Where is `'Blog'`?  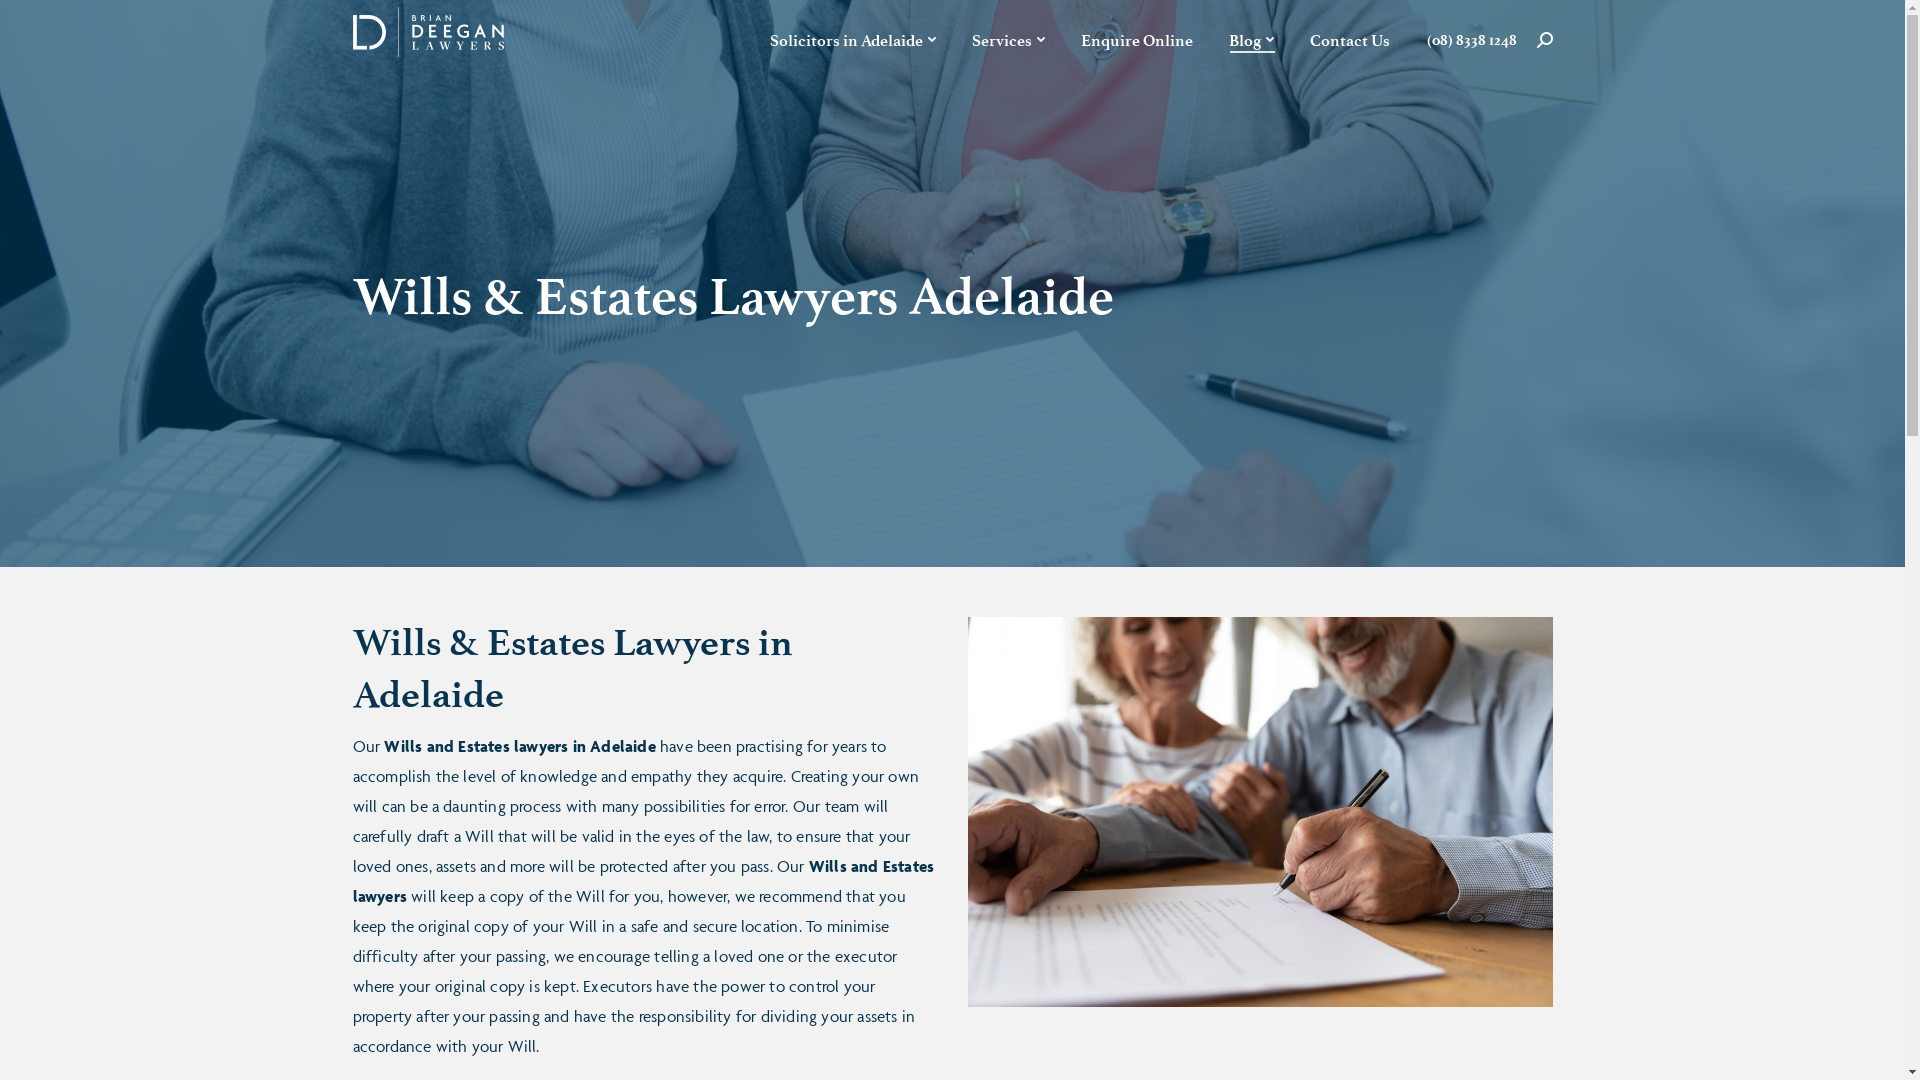 'Blog' is located at coordinates (1223, 39).